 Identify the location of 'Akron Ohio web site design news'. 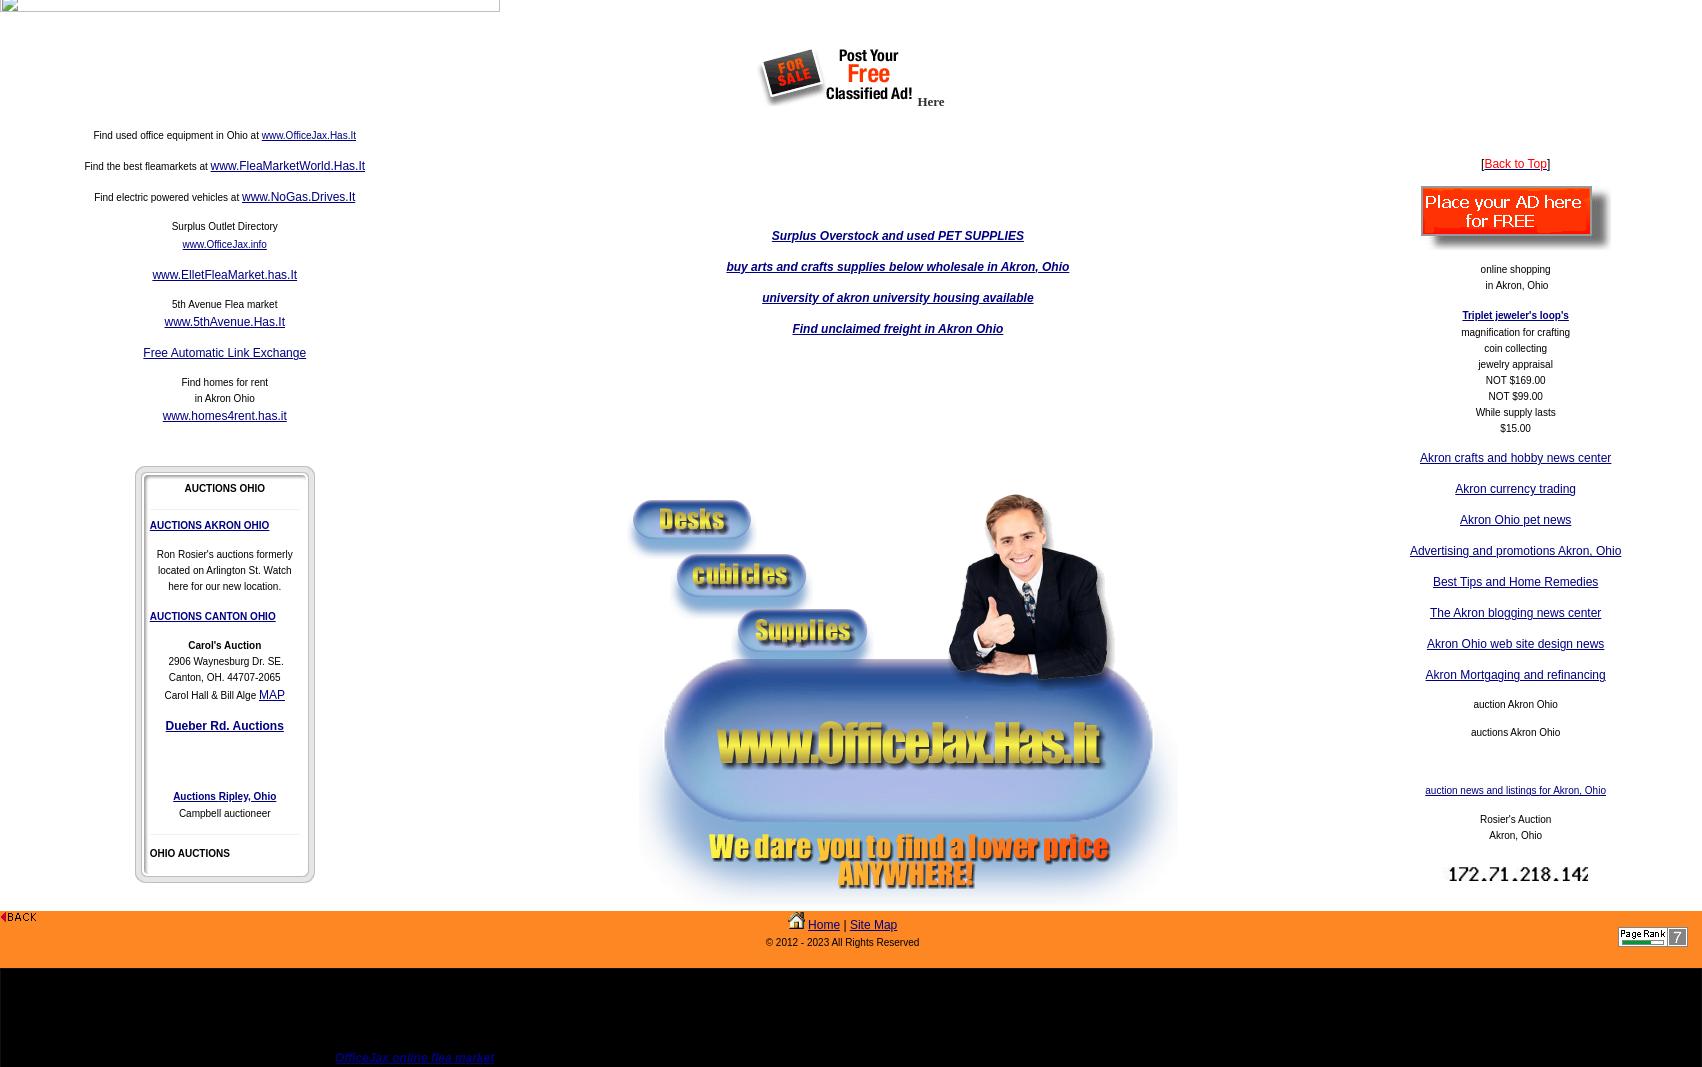
(1514, 644).